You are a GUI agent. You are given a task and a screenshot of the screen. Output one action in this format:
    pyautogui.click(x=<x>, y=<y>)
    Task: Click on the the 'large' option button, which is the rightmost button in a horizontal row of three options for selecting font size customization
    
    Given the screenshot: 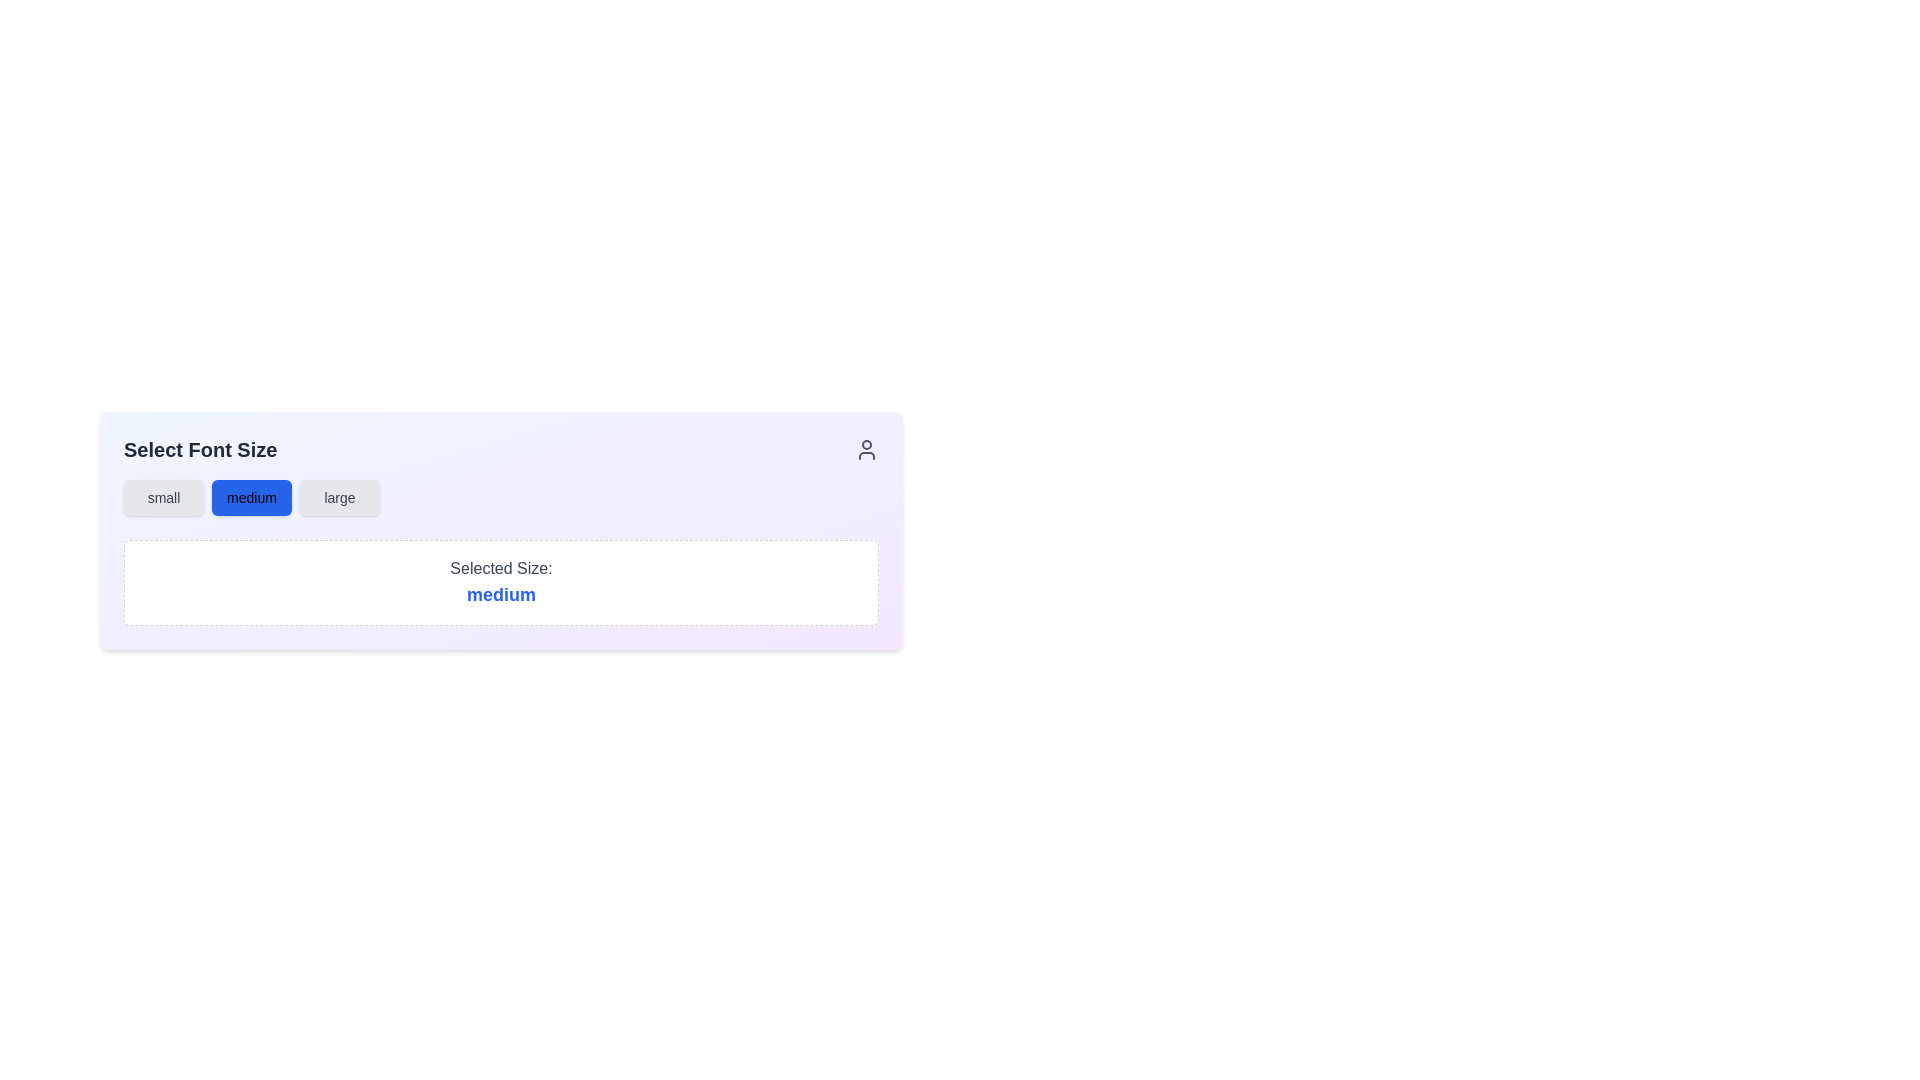 What is the action you would take?
    pyautogui.click(x=340, y=496)
    